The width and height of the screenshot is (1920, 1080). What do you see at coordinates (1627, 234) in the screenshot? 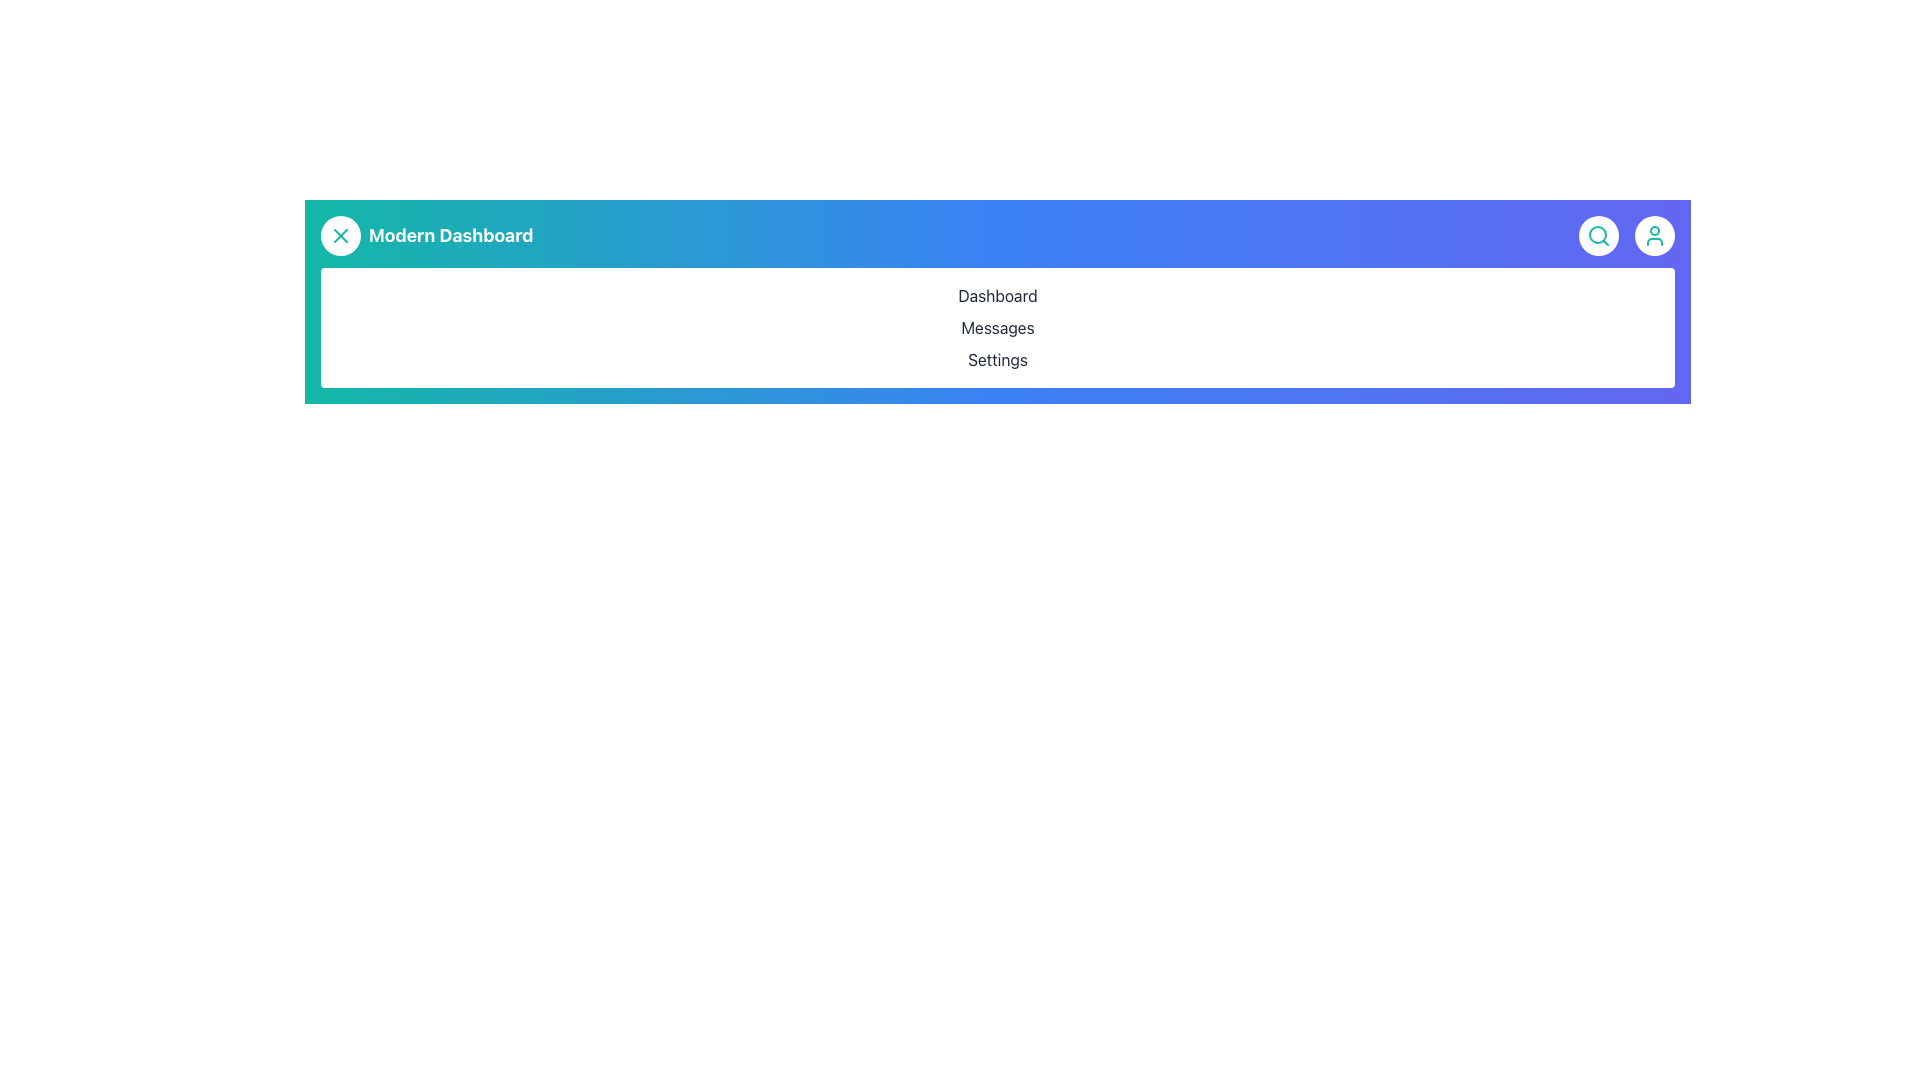
I see `the user icon in the top-right corner of the interface, located in the header bar, for profile-related actions` at bounding box center [1627, 234].